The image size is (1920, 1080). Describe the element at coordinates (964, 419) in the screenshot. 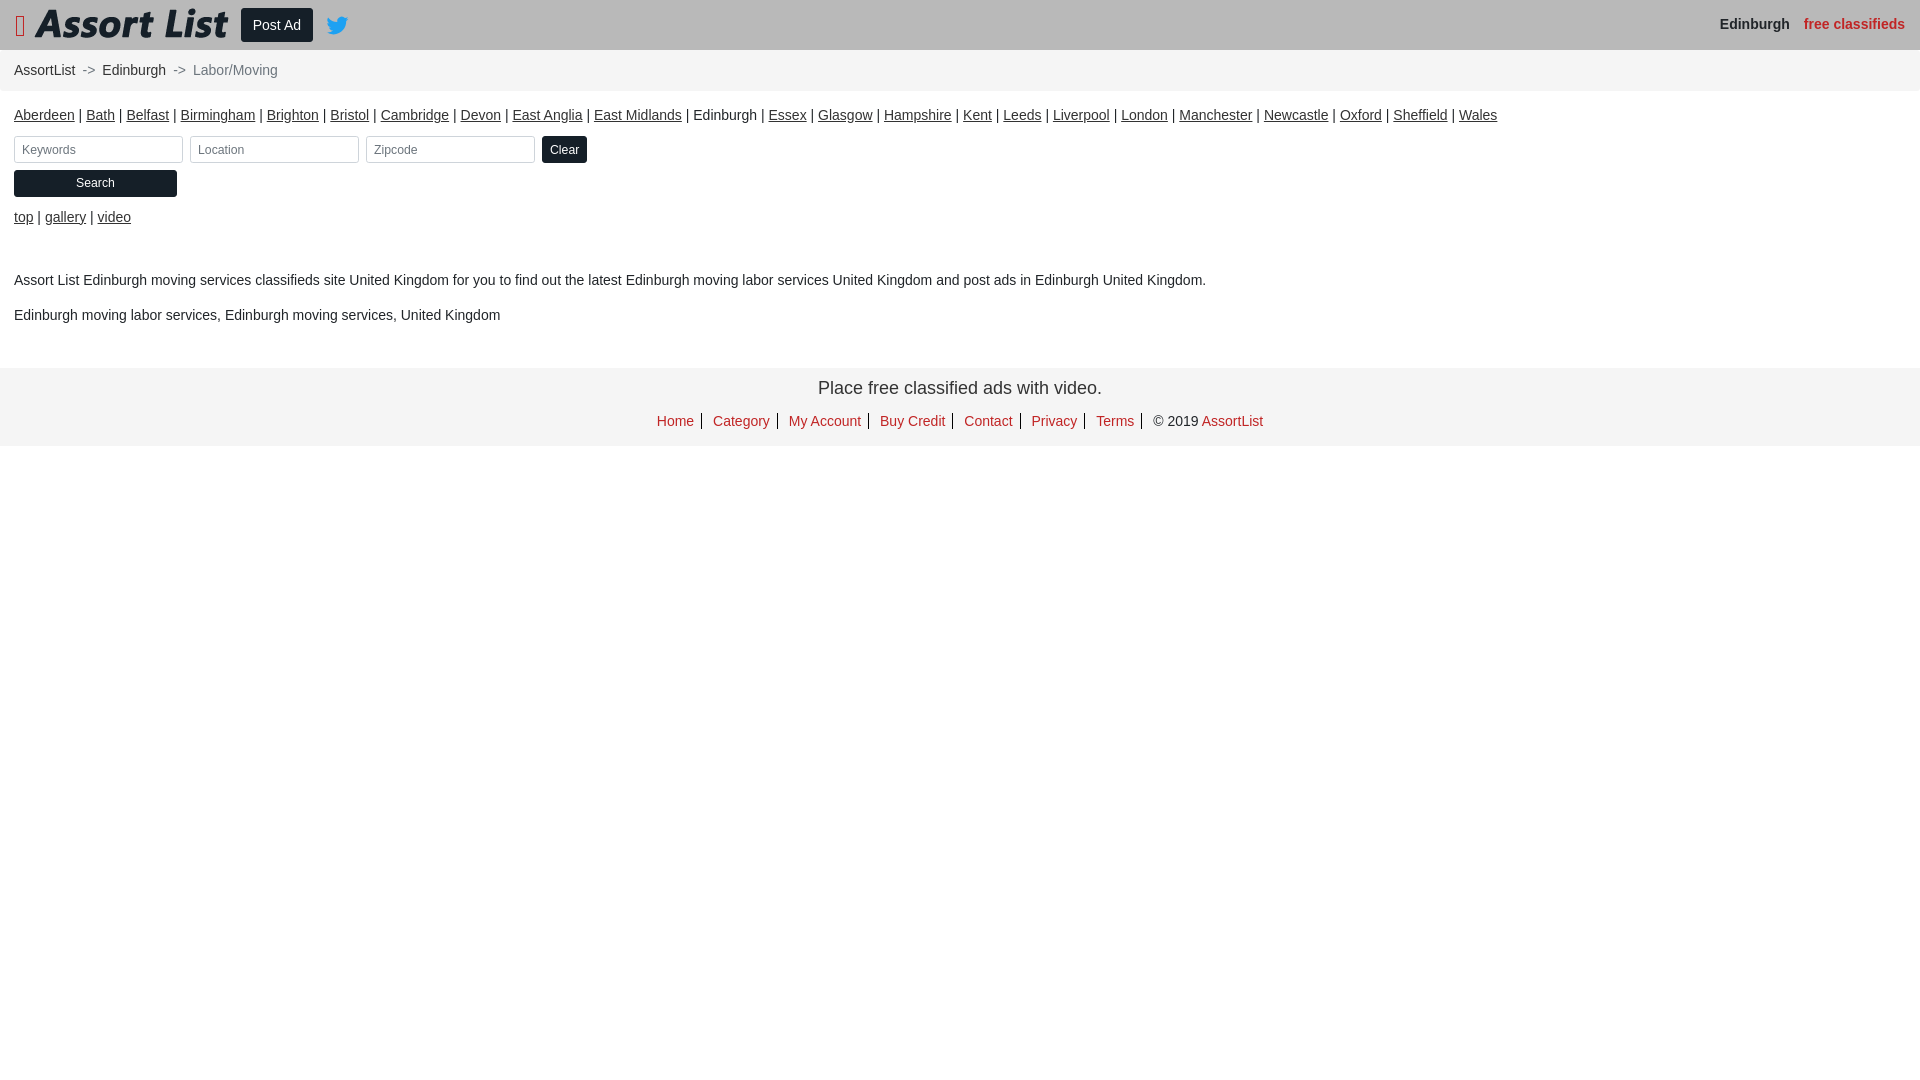

I see `'Contact'` at that location.